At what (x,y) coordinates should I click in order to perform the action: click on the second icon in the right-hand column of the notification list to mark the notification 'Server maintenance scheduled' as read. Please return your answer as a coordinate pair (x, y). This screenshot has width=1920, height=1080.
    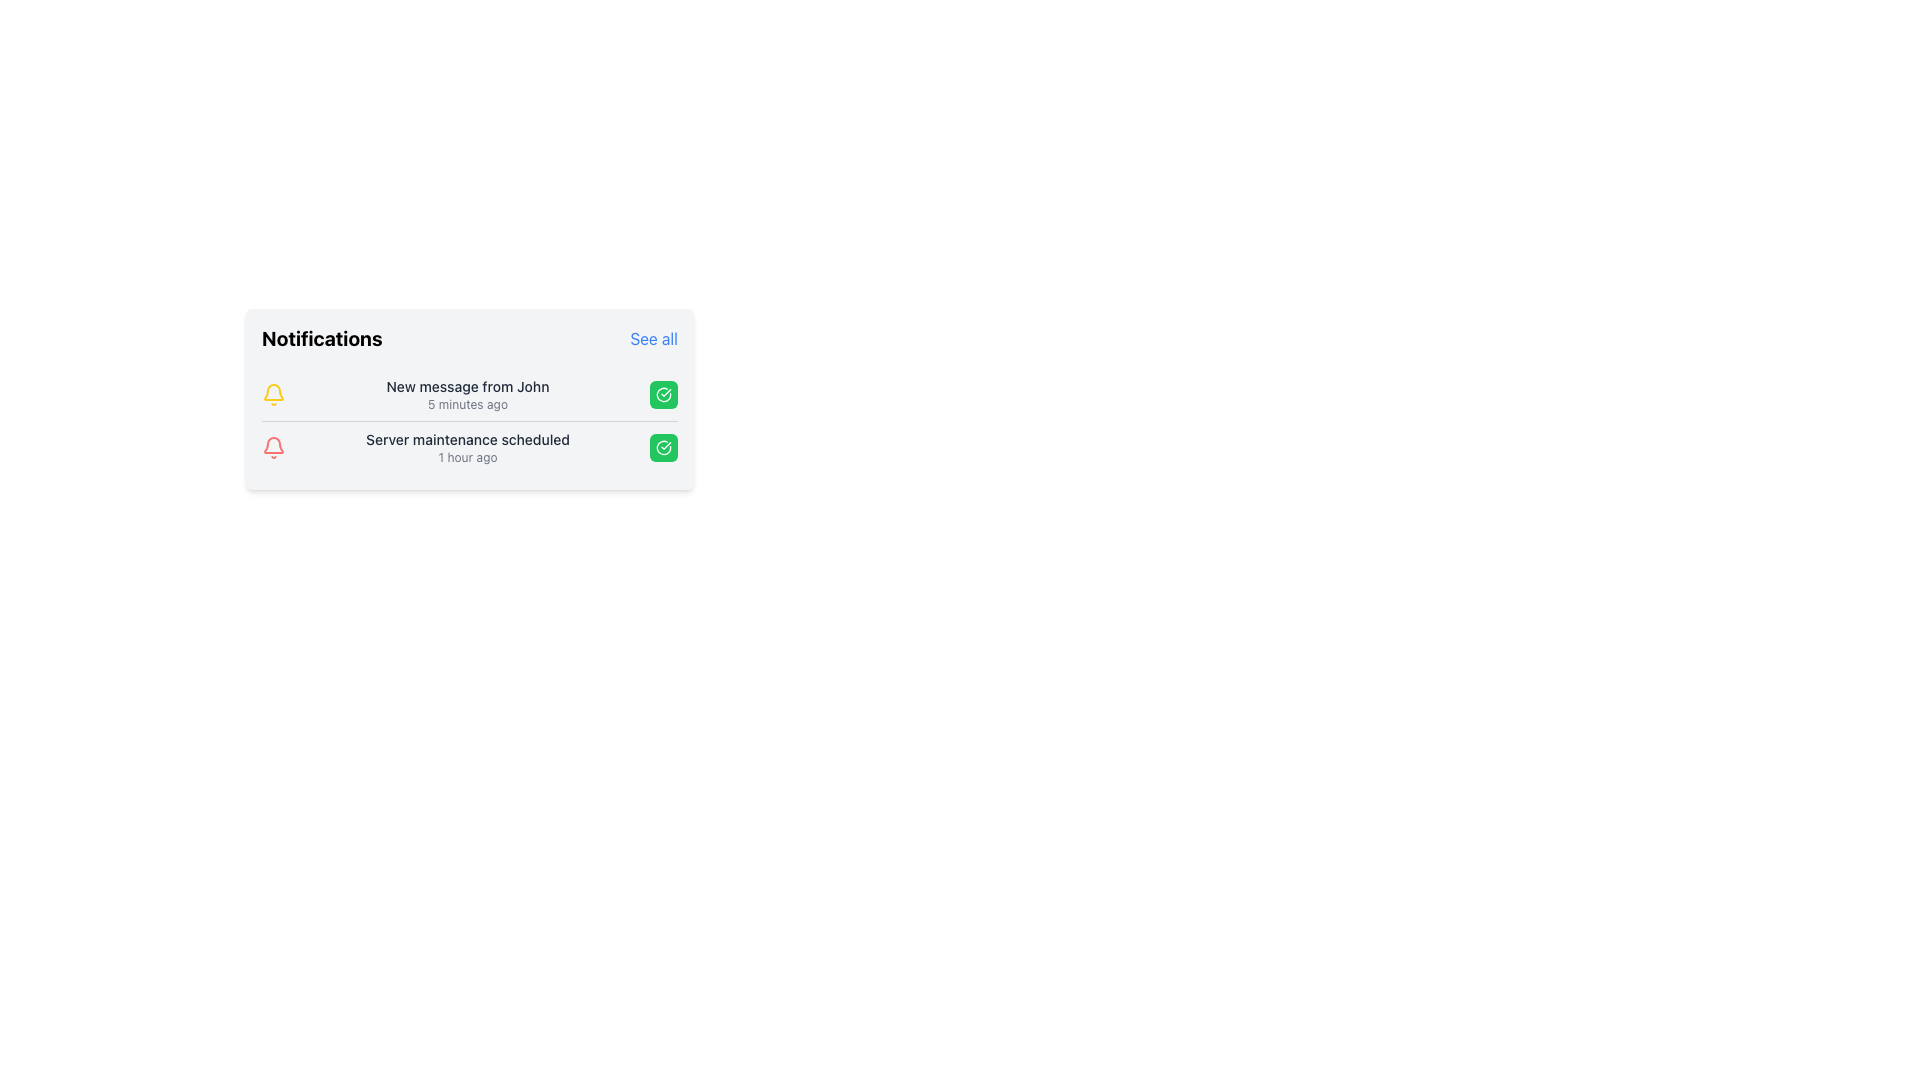
    Looking at the image, I should click on (663, 394).